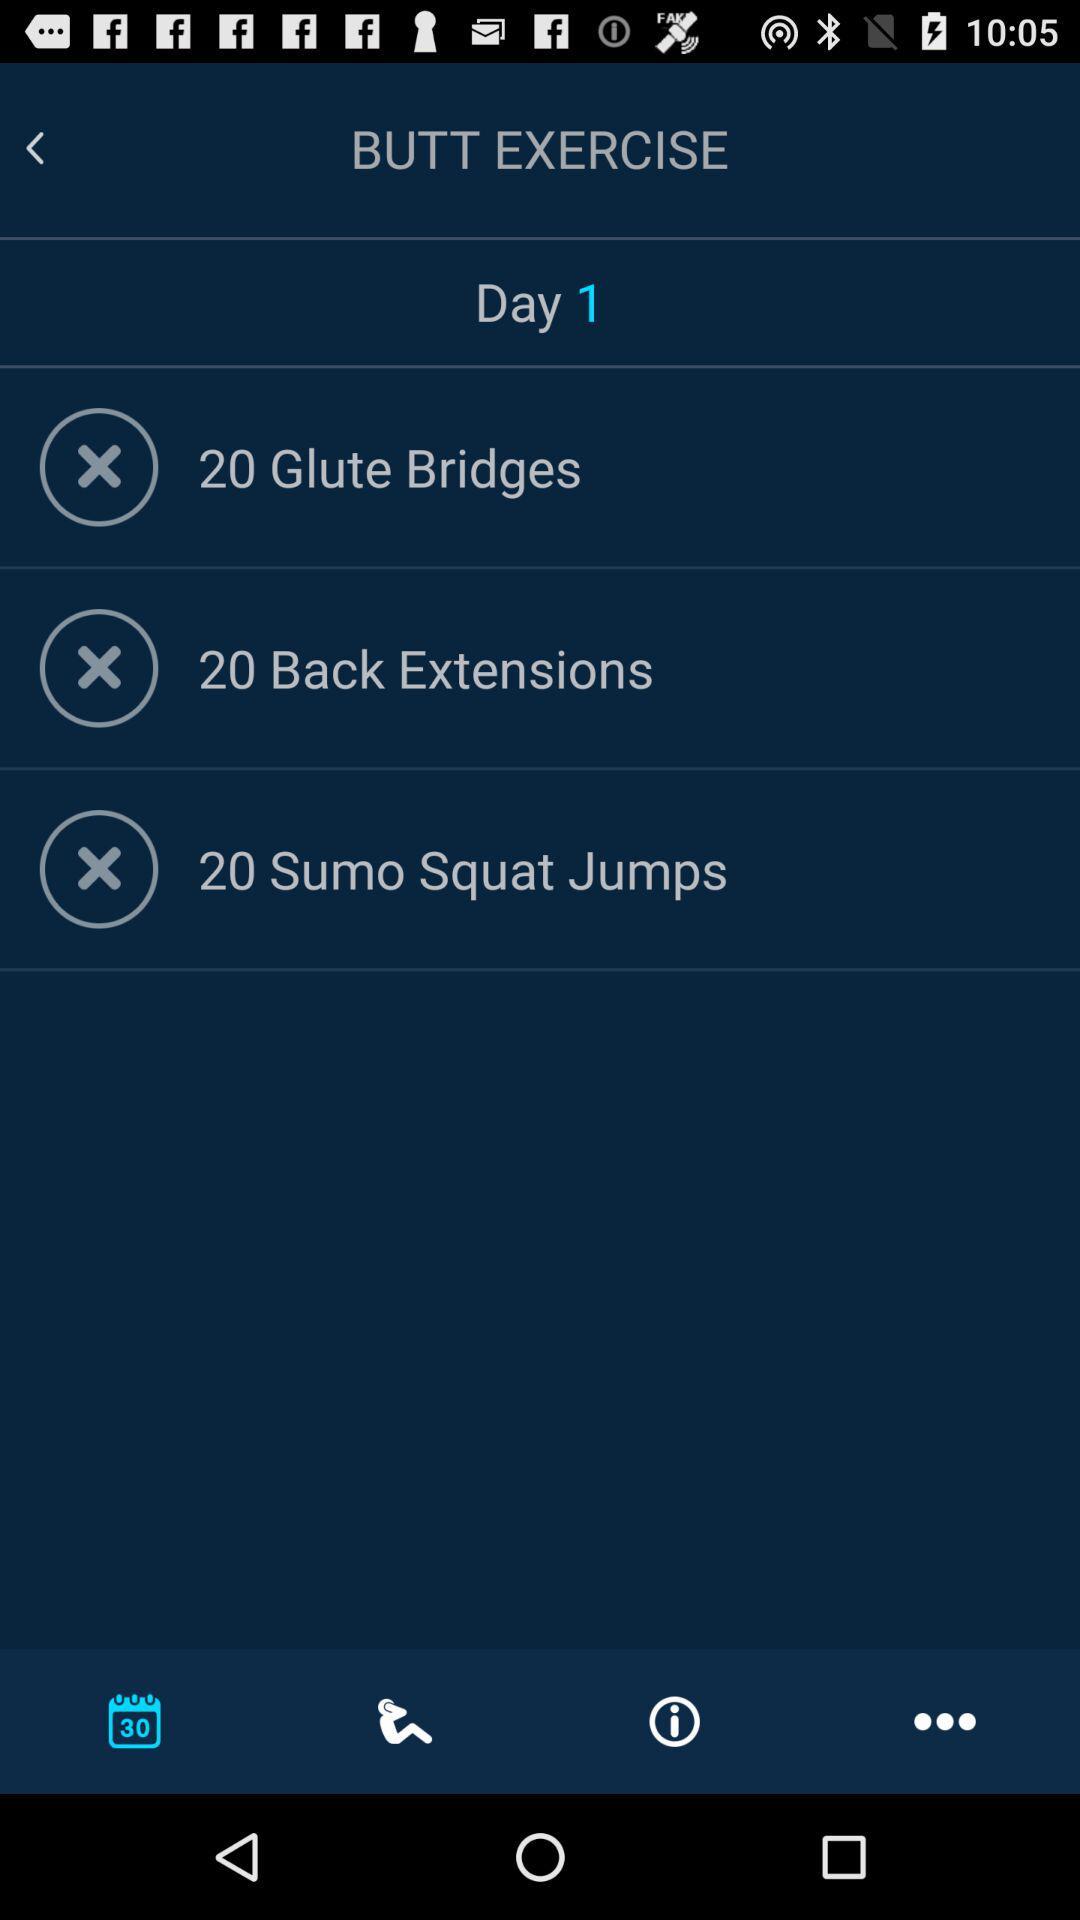  What do you see at coordinates (618, 667) in the screenshot?
I see `the 20 back extensions app` at bounding box center [618, 667].